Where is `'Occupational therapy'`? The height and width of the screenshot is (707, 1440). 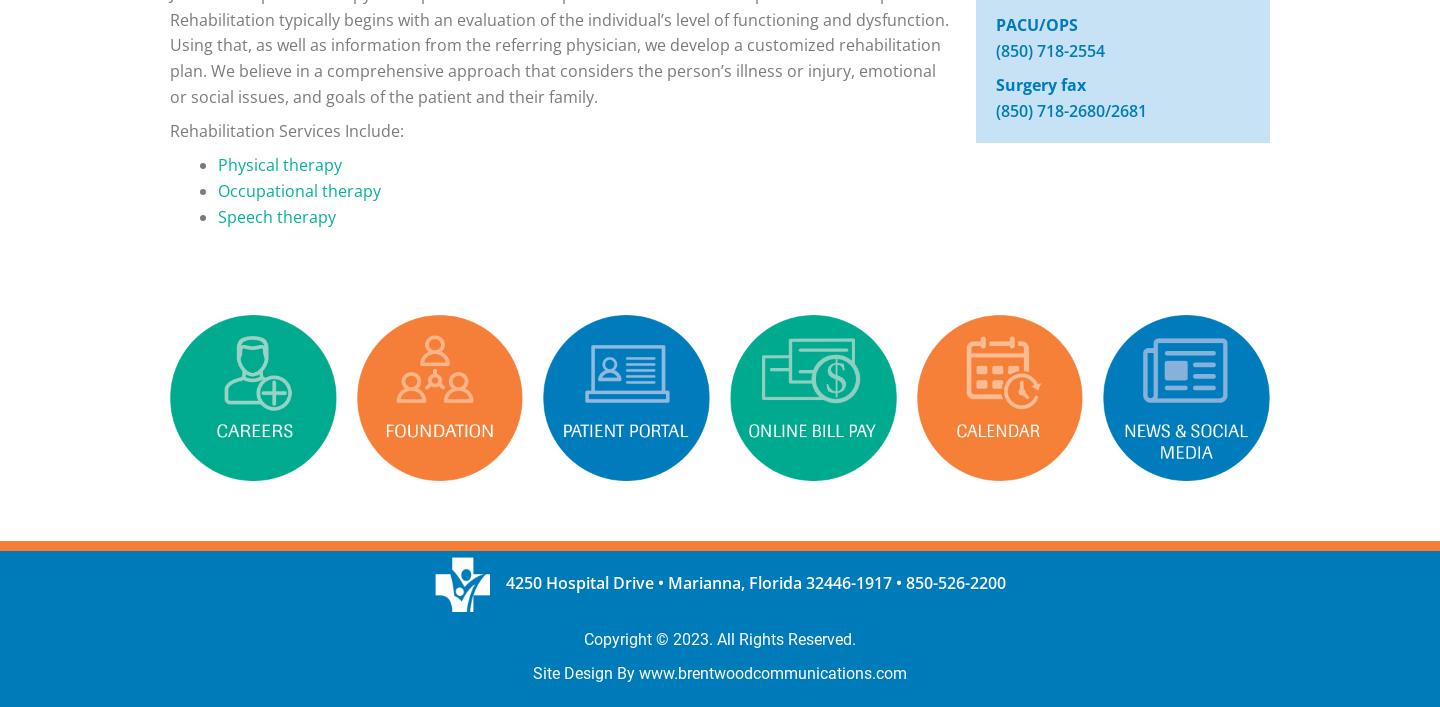 'Occupational therapy' is located at coordinates (298, 189).